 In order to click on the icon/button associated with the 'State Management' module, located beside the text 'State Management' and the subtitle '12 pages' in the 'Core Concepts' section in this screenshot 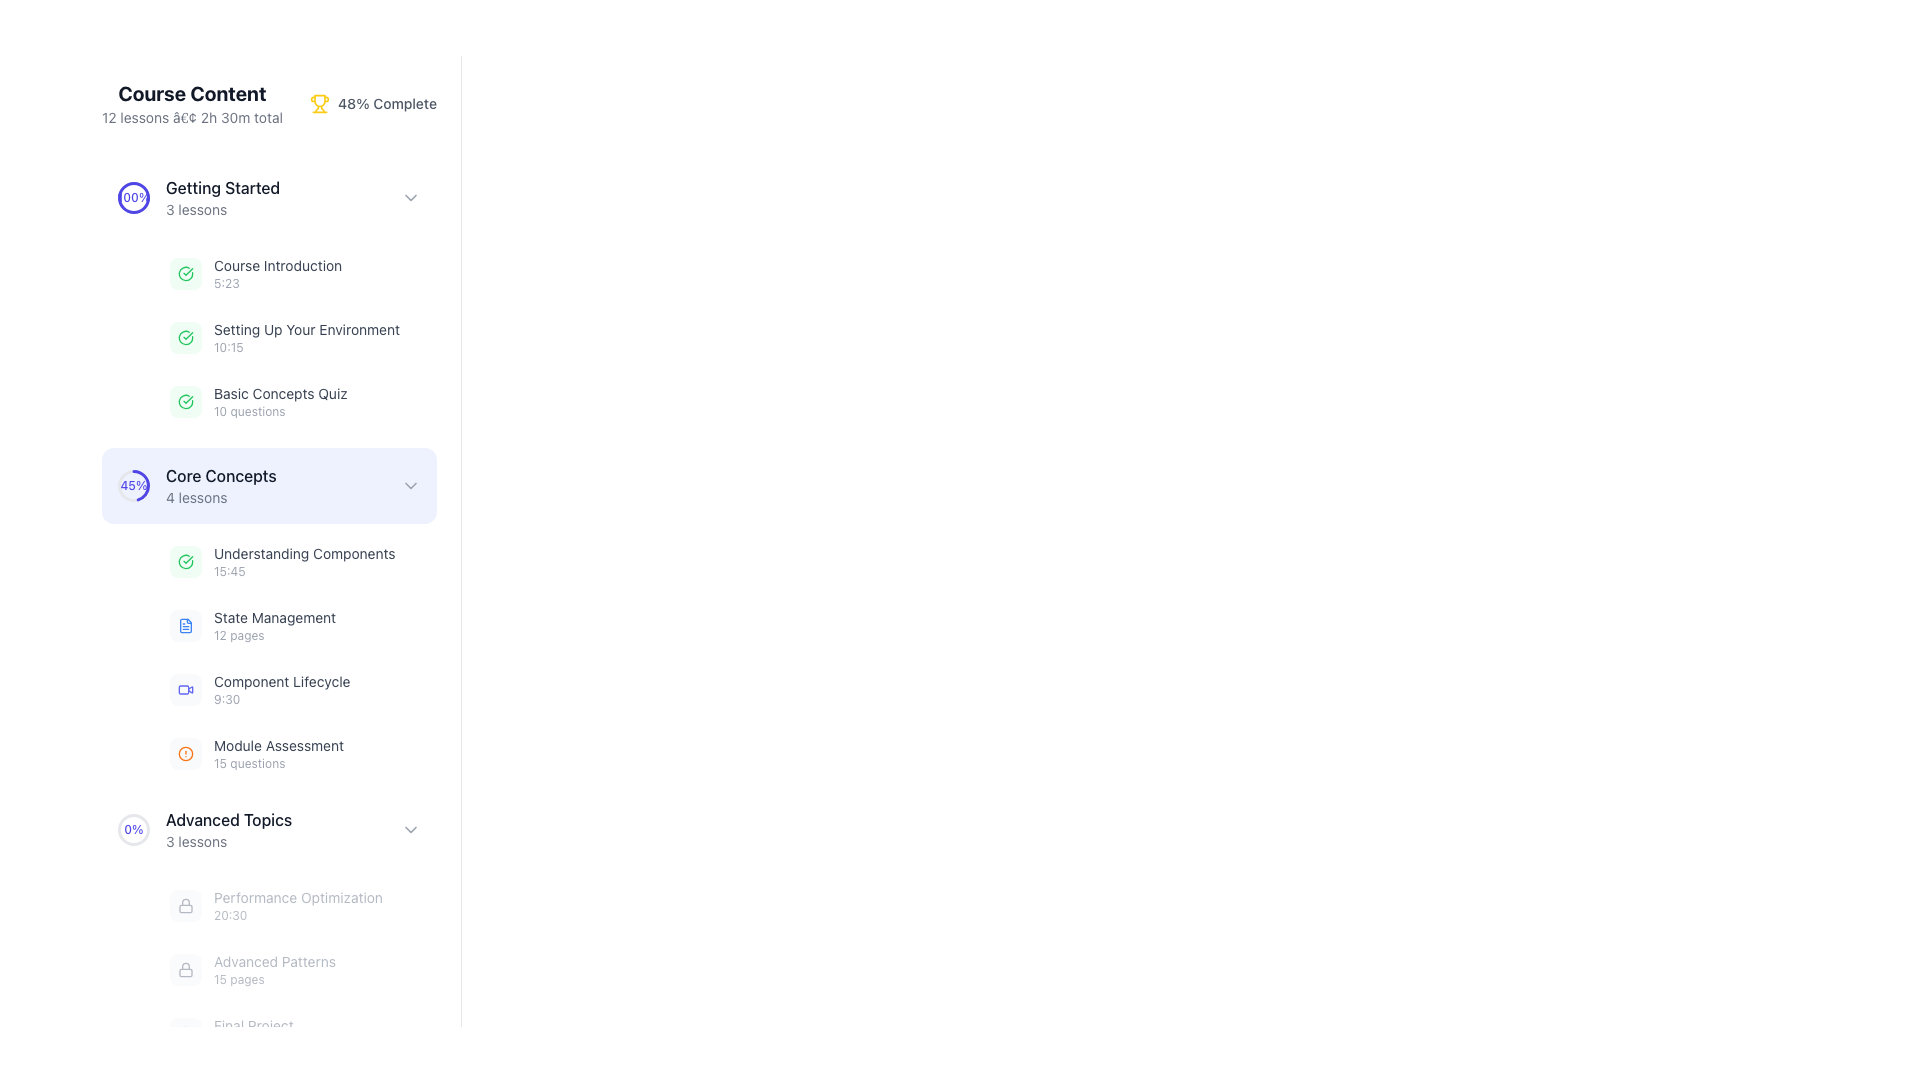, I will do `click(186, 624)`.